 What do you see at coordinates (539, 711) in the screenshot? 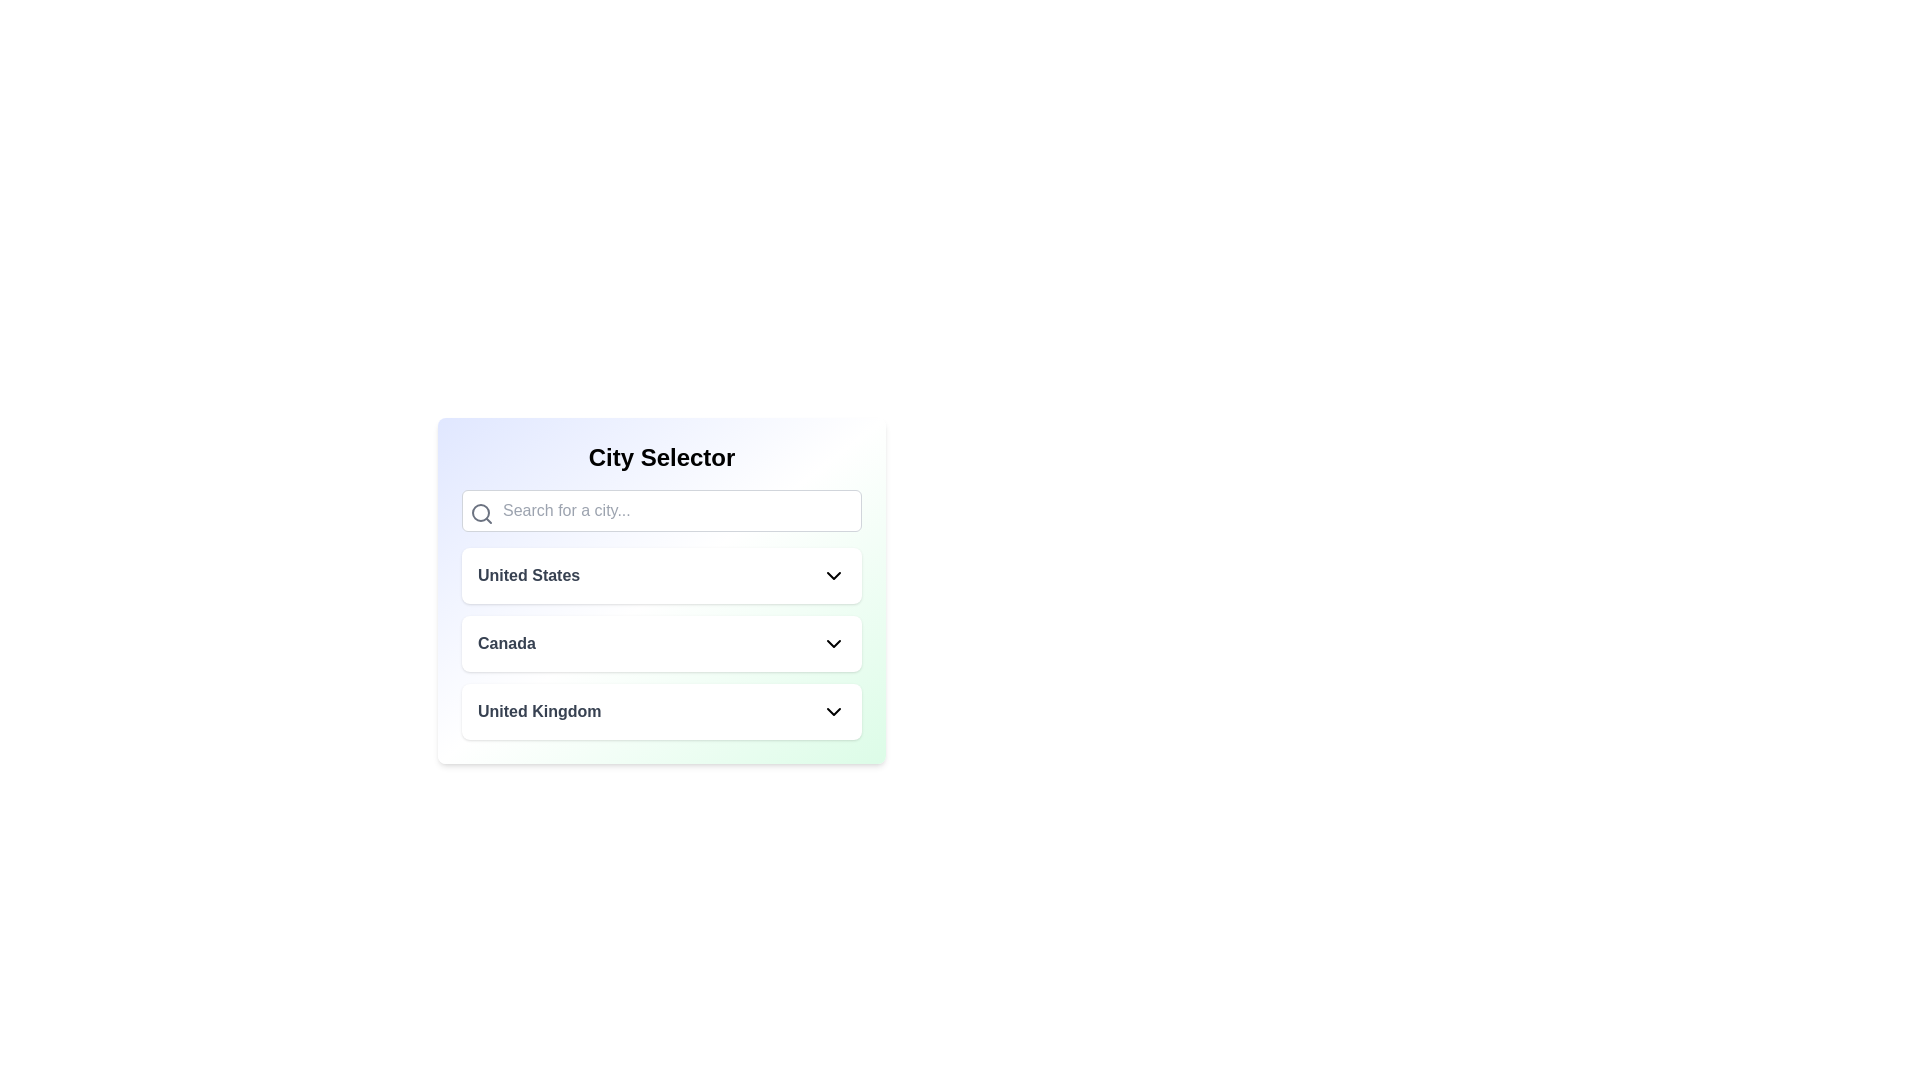
I see `the static text label identifying 'United Kingdom' within the dropdown menu for selecting cities or countries` at bounding box center [539, 711].